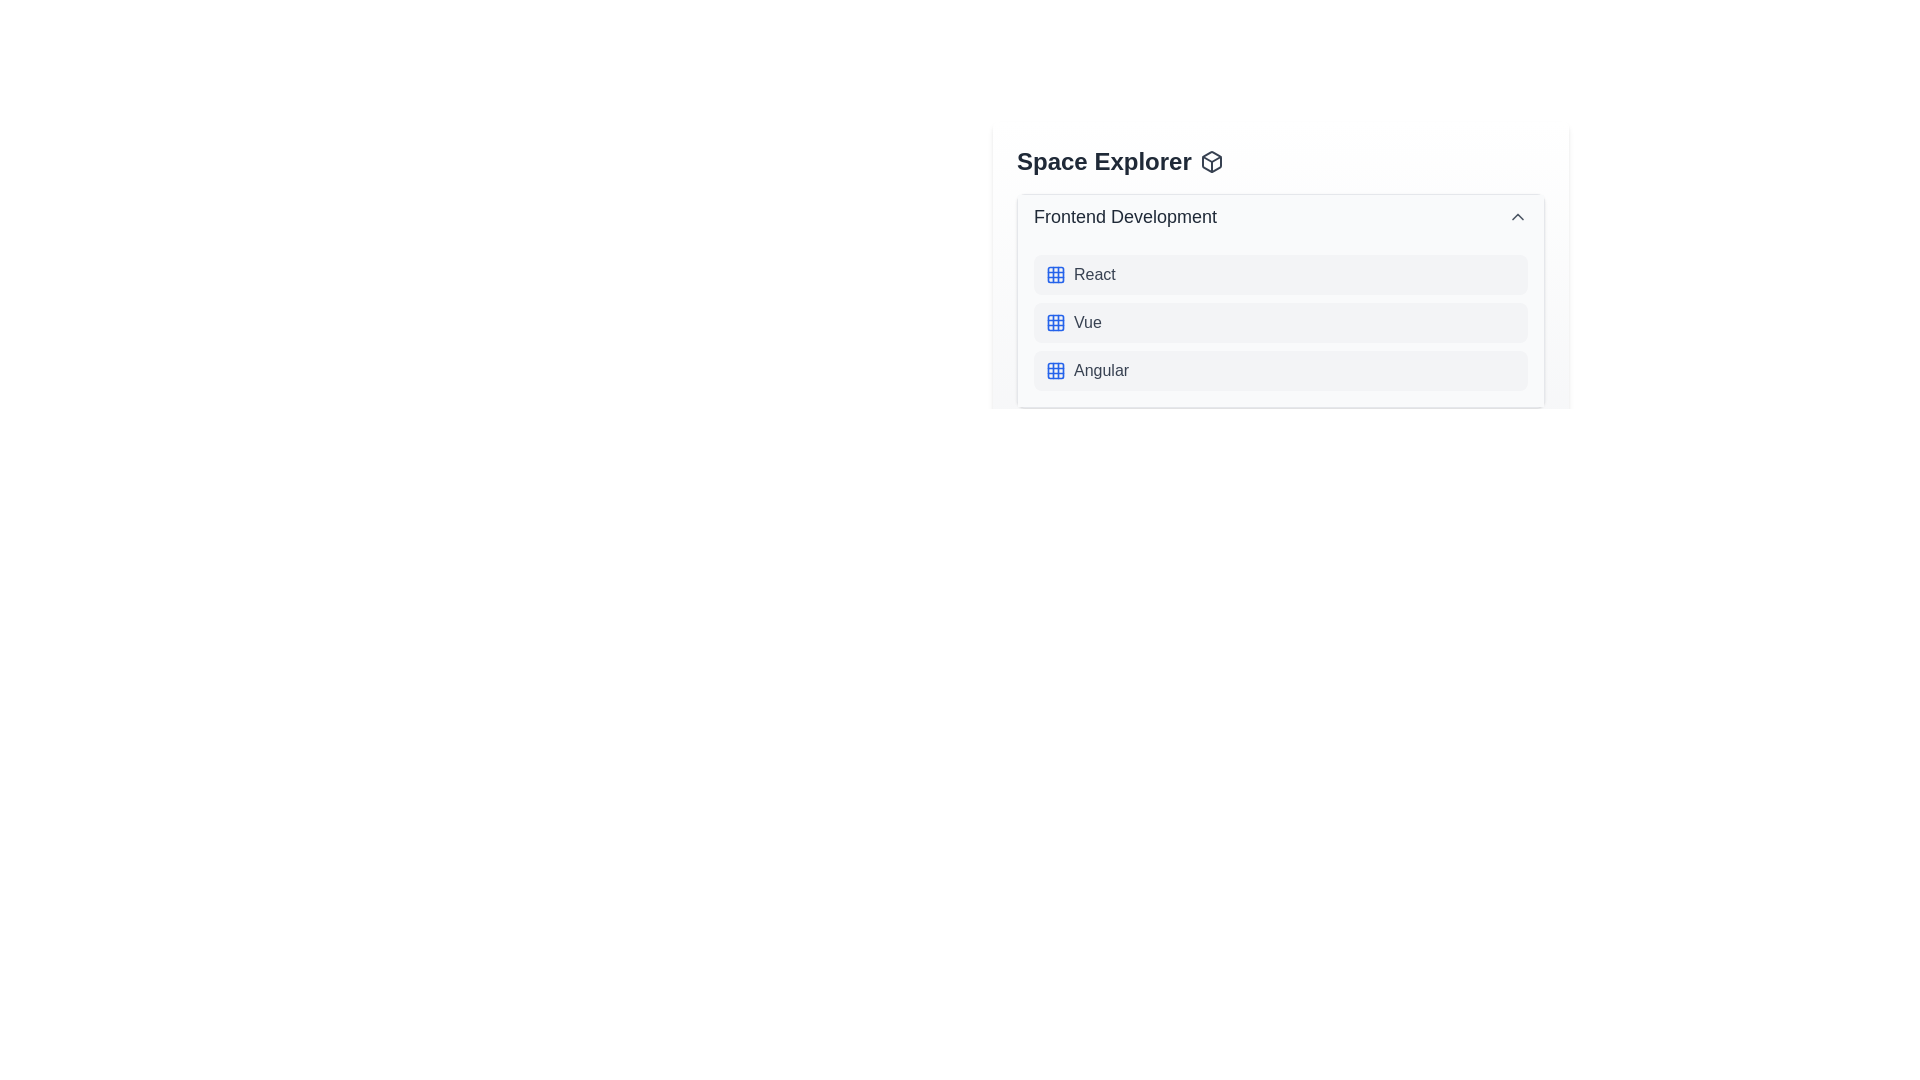 The image size is (1920, 1080). I want to click on the chevron icon on the rightmost side of the 'Frontend Development' section, so click(1517, 216).